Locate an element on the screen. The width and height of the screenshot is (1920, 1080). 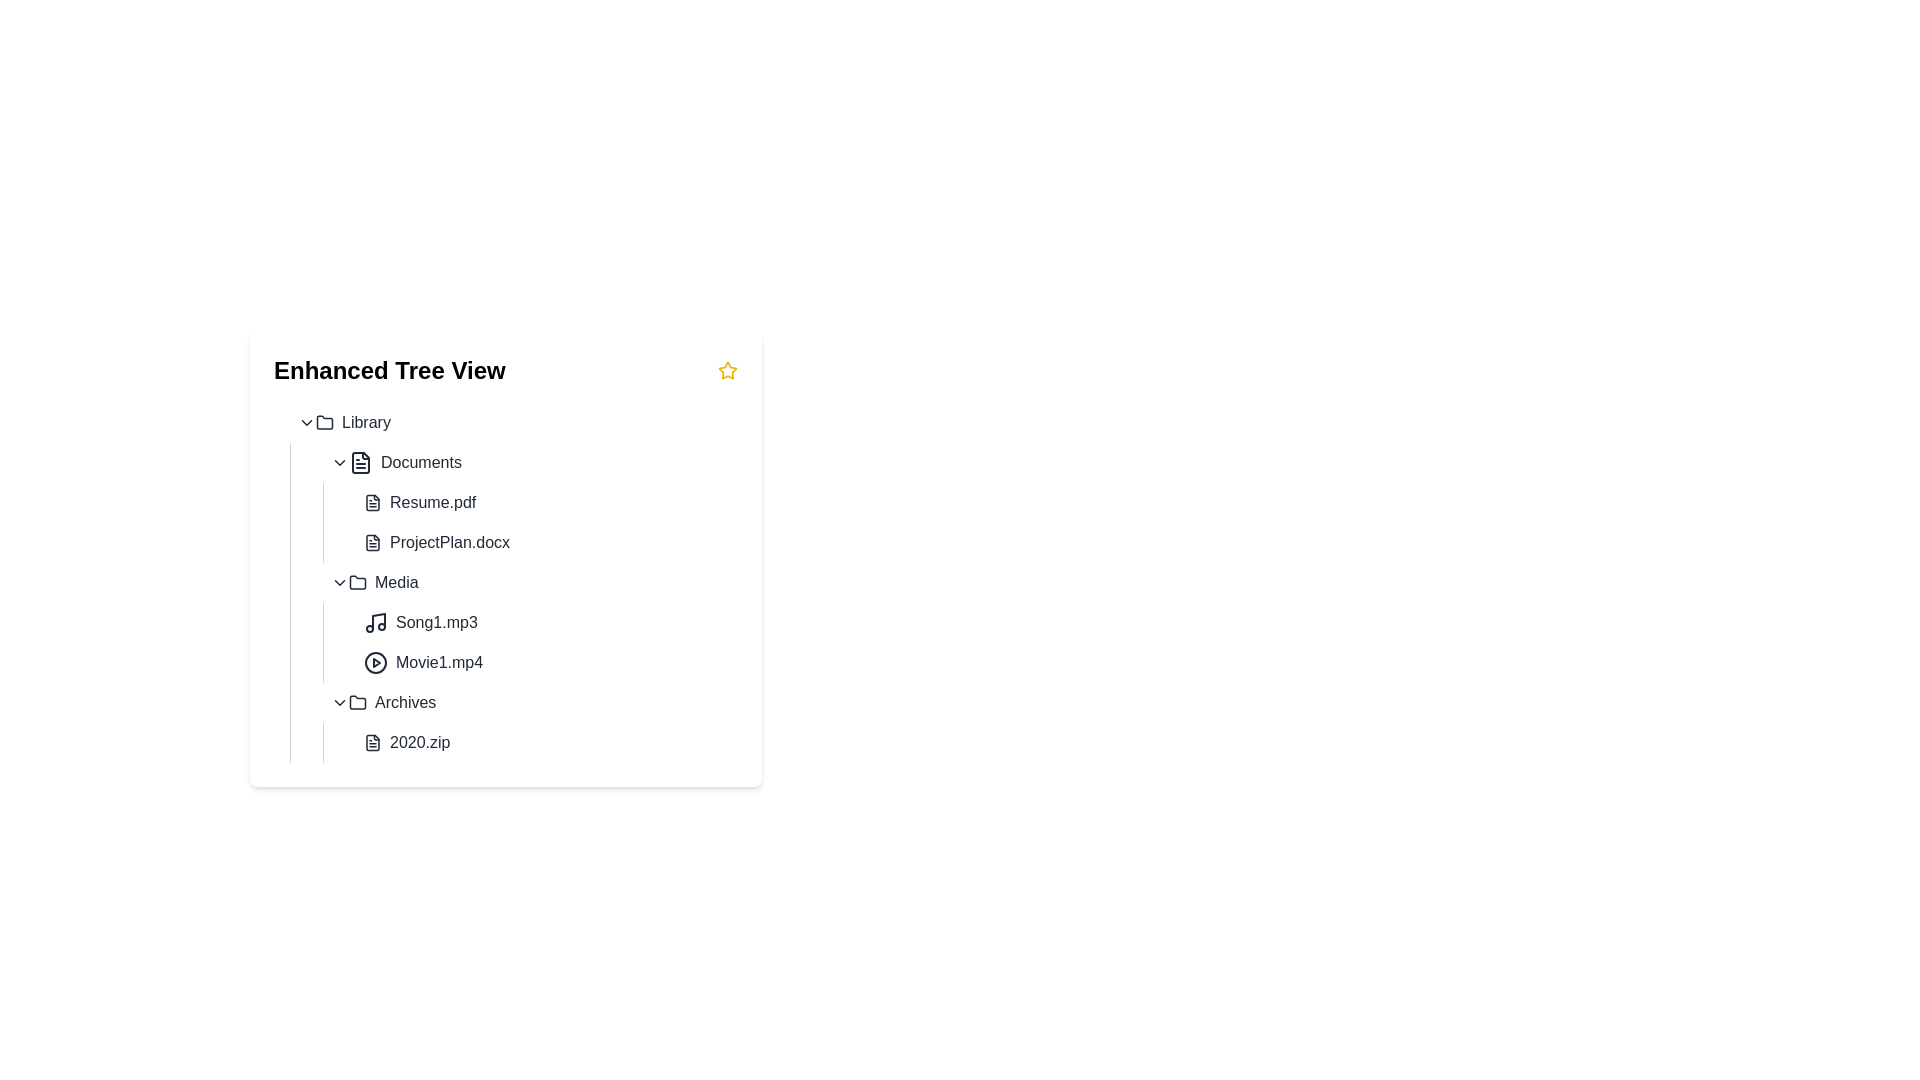
the folder icon, which is a minimalistic outline representation used in file management is located at coordinates (358, 701).